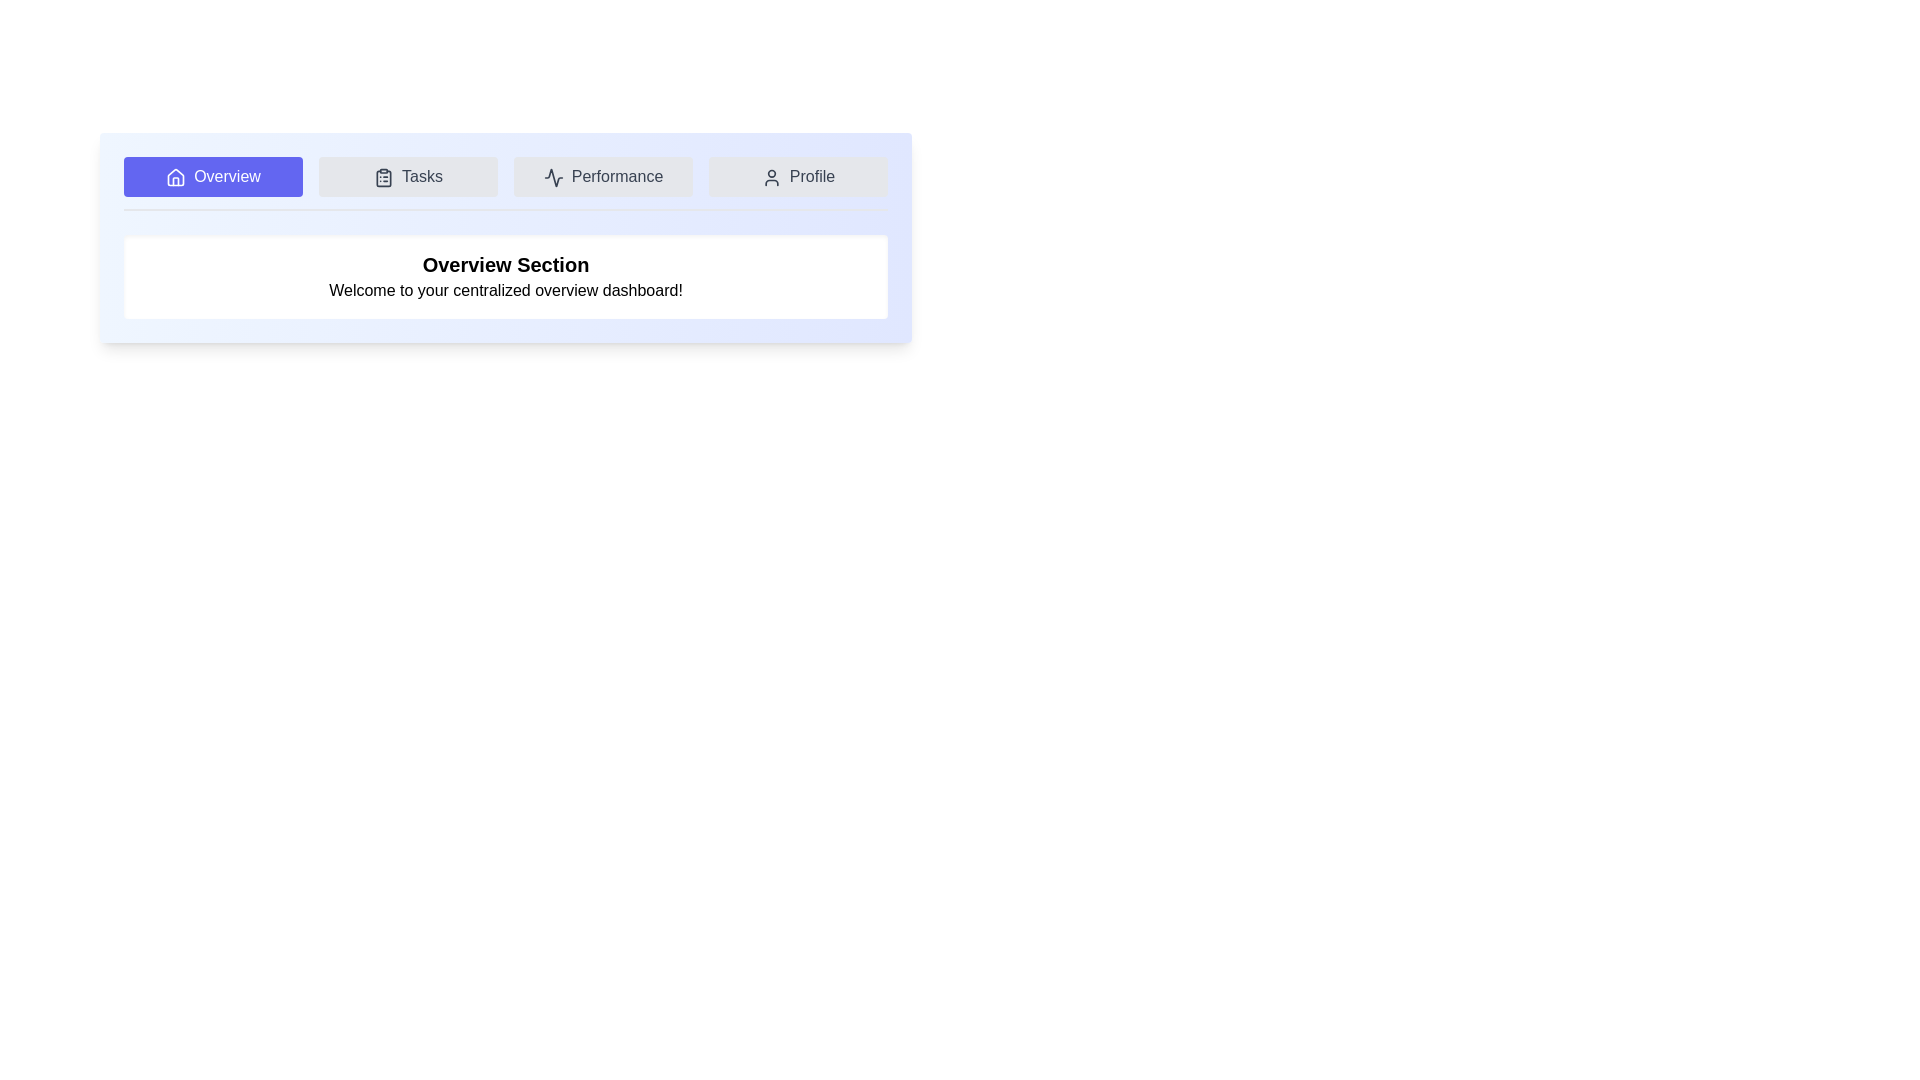 The height and width of the screenshot is (1080, 1920). I want to click on the 'Performance' button, which is a rectangular button with rounded corners, gray background, and dark gray font, located in the horizontal navigation bar at the top, between the 'Tasks' and 'Profile' buttons, so click(602, 176).